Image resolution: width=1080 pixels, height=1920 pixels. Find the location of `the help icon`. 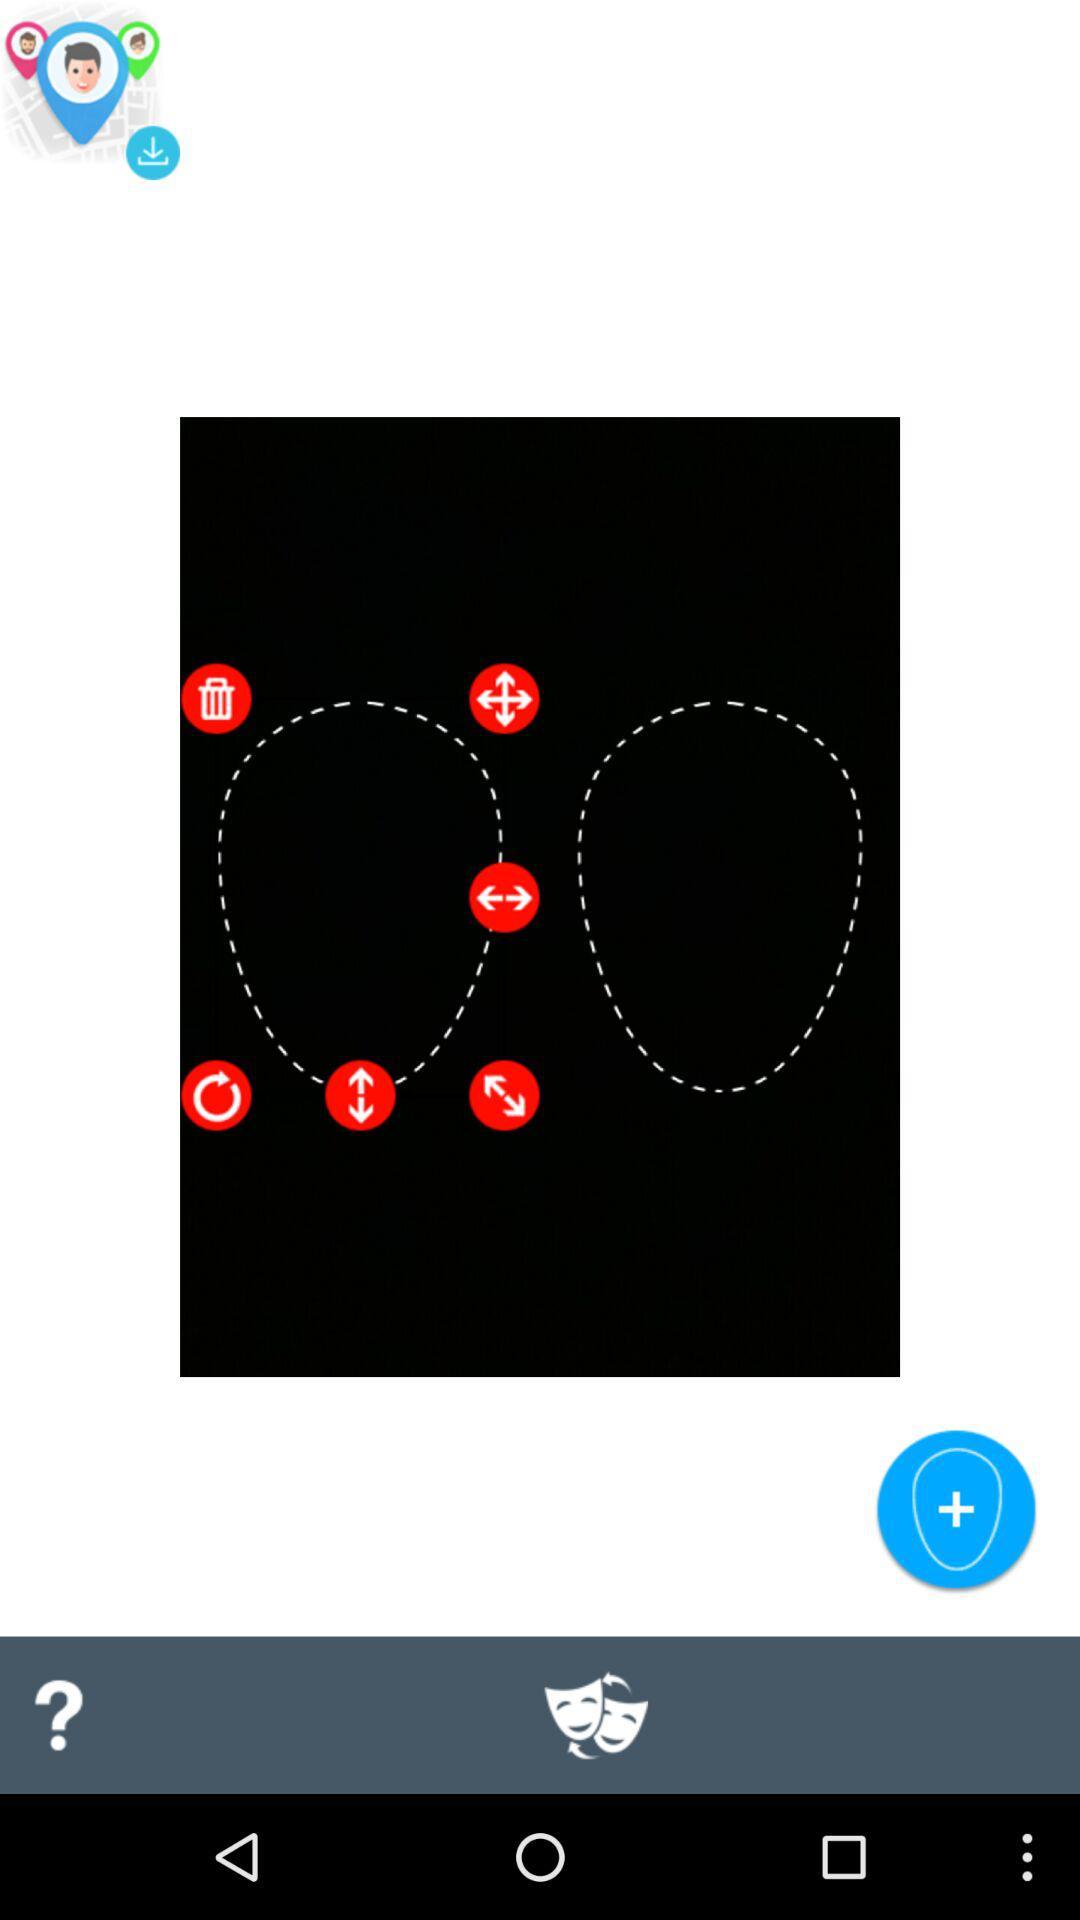

the help icon is located at coordinates (56, 1835).